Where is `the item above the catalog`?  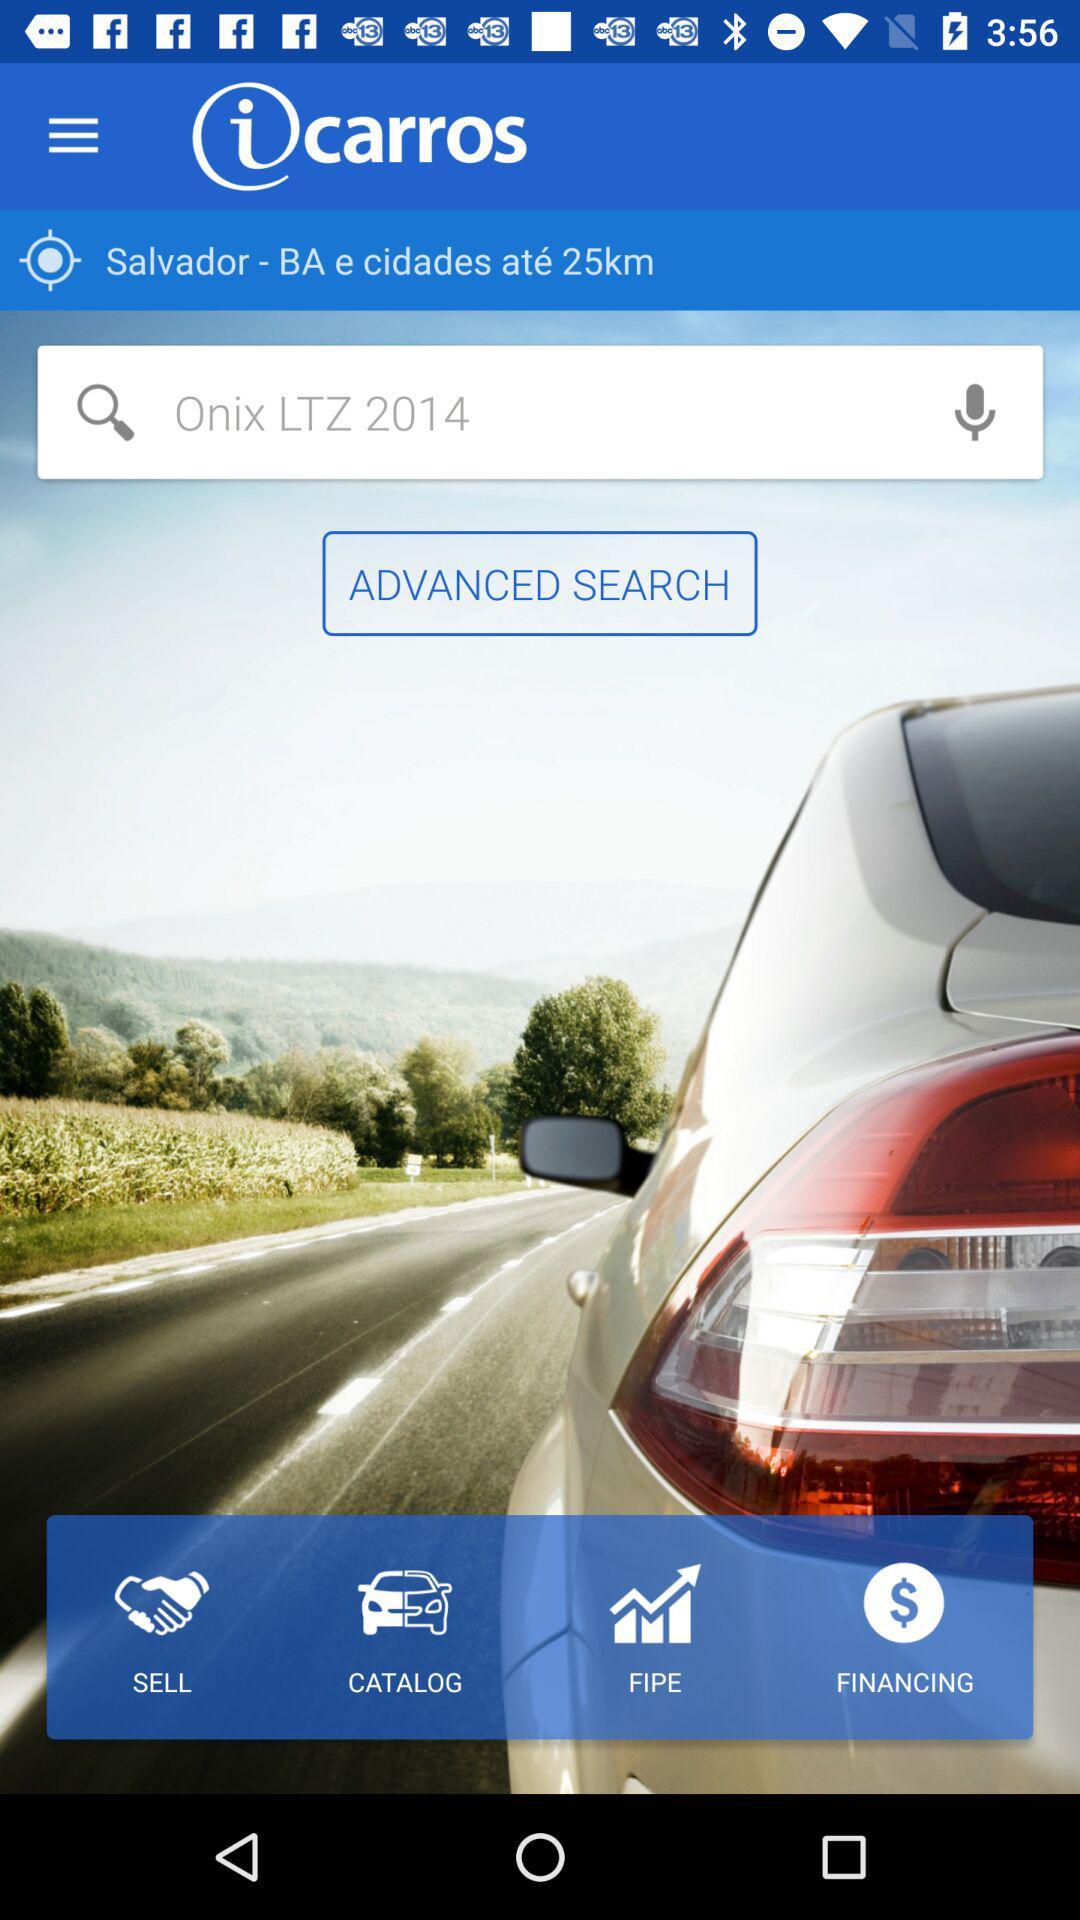
the item above the catalog is located at coordinates (540, 582).